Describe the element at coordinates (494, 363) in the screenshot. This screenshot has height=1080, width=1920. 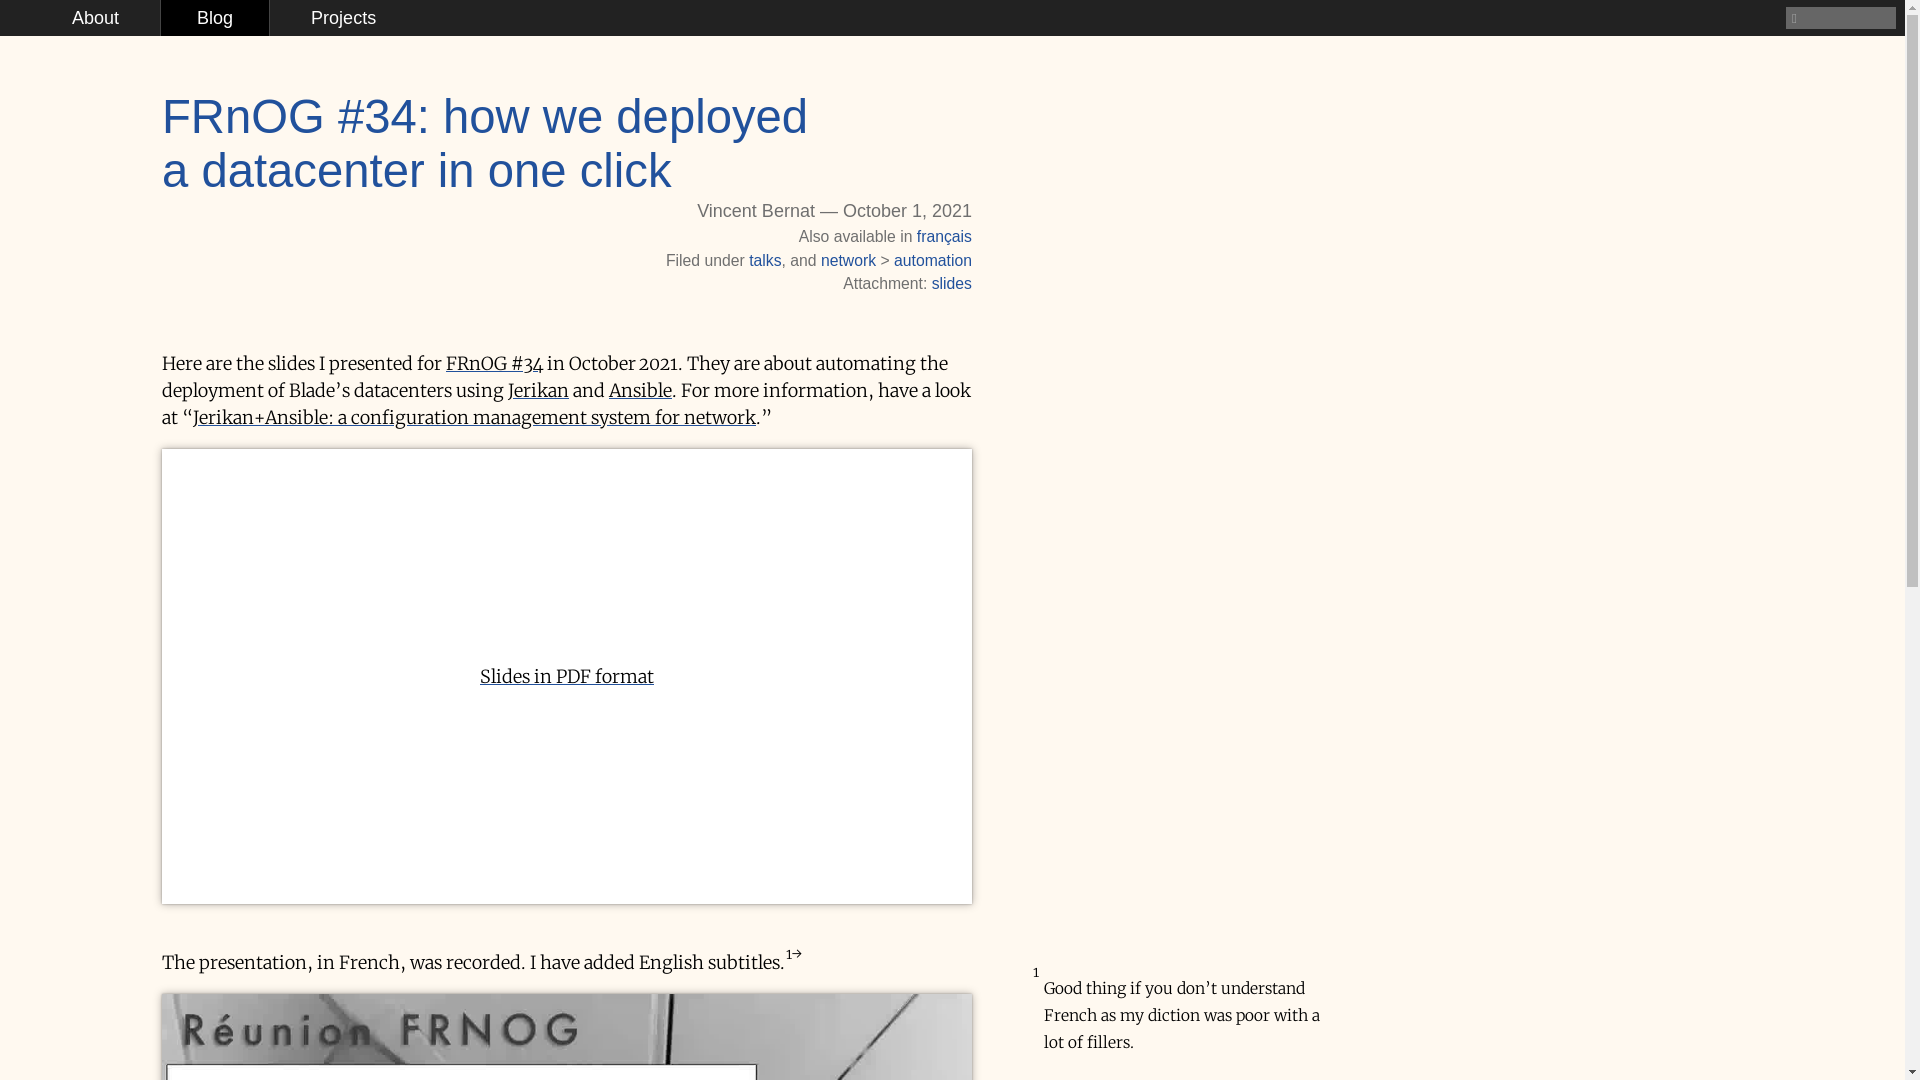
I see `'FRnOG #34'` at that location.